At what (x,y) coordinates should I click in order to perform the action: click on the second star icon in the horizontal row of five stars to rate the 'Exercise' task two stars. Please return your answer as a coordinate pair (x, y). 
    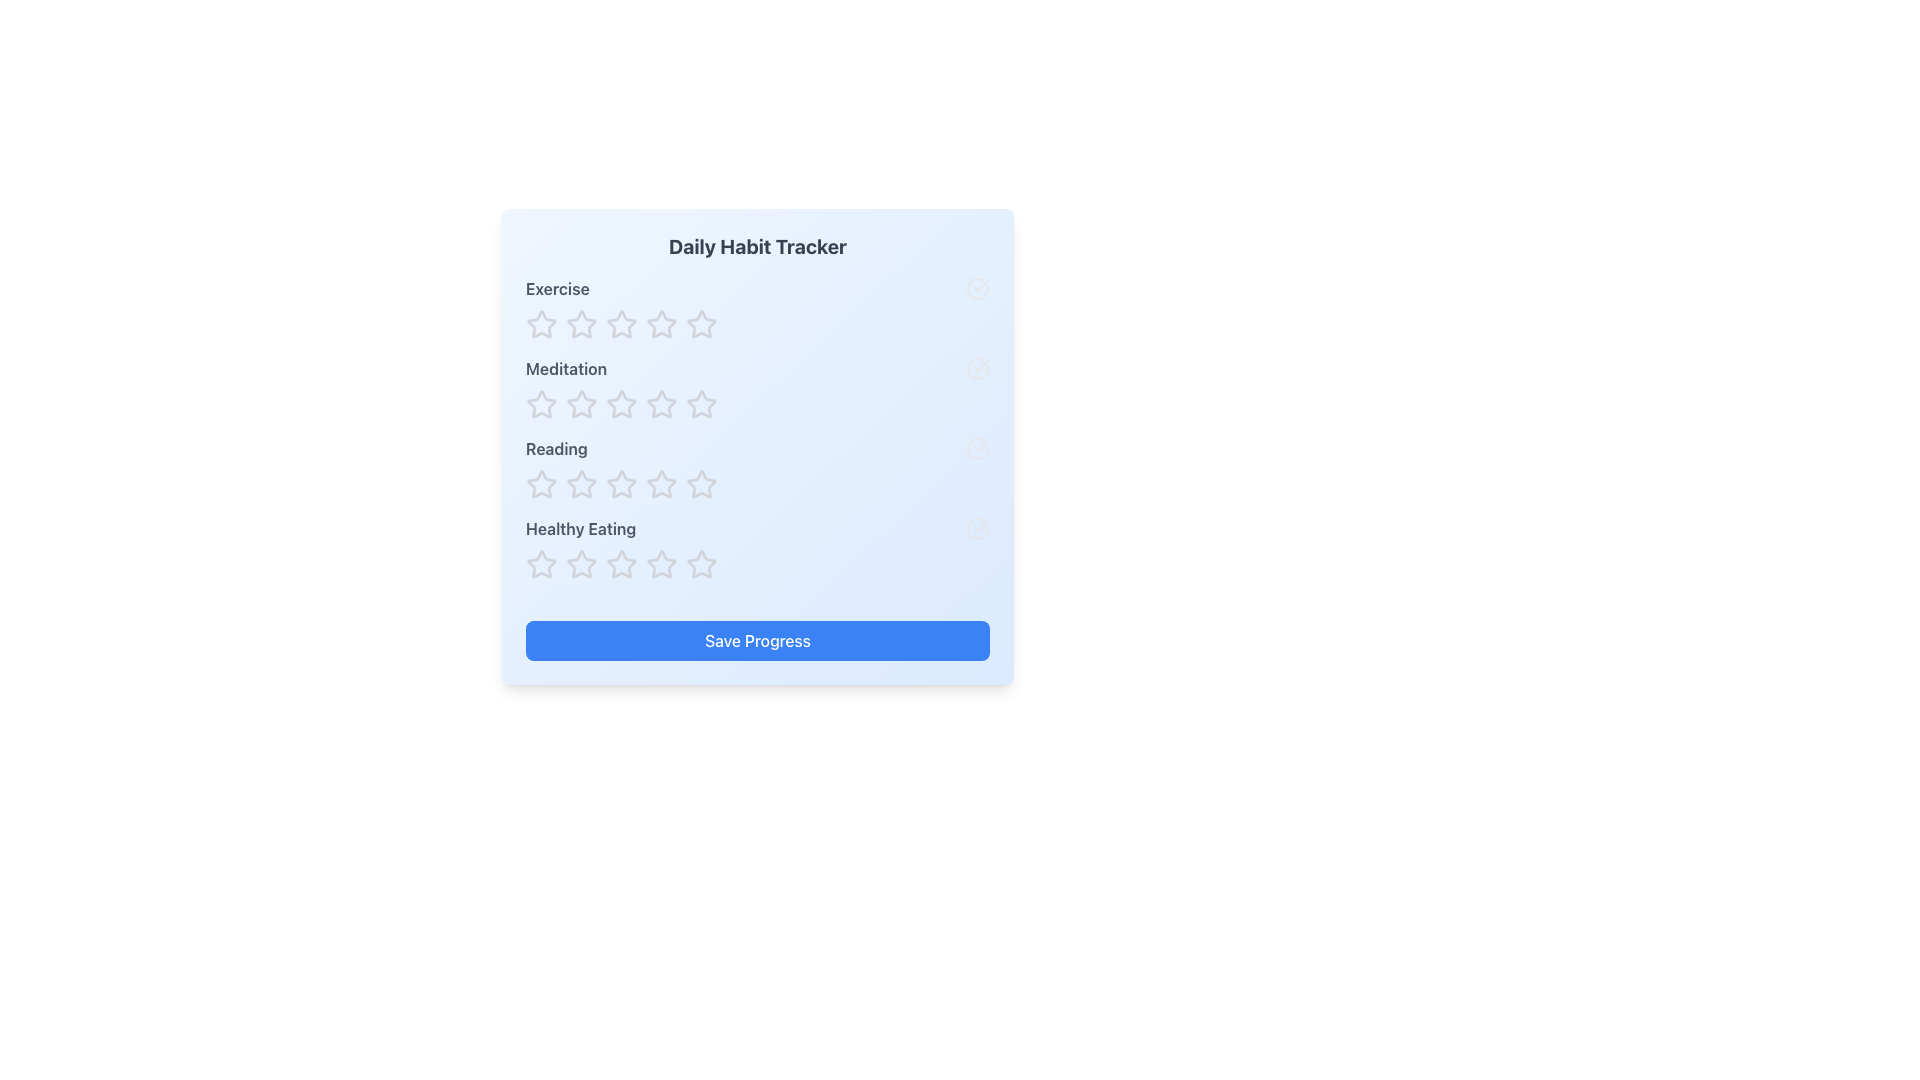
    Looking at the image, I should click on (661, 323).